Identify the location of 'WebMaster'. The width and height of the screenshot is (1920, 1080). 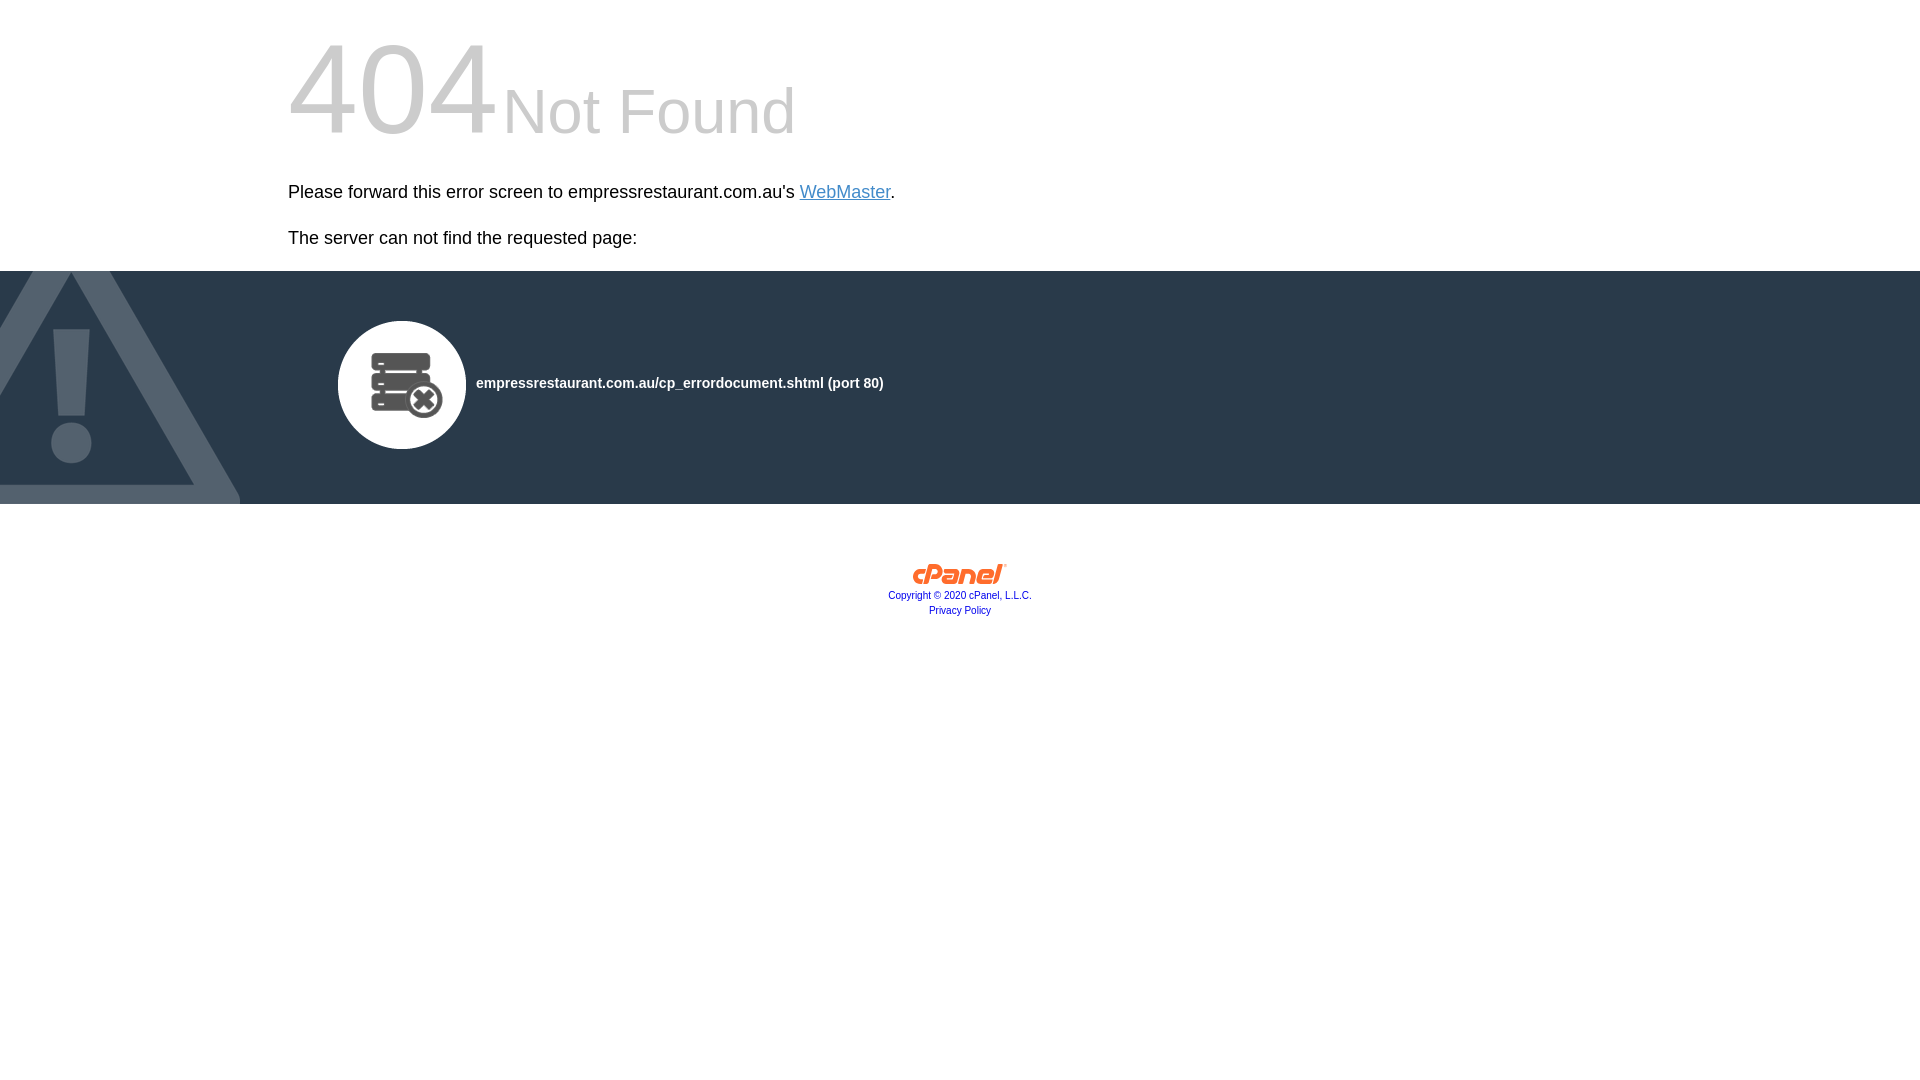
(845, 192).